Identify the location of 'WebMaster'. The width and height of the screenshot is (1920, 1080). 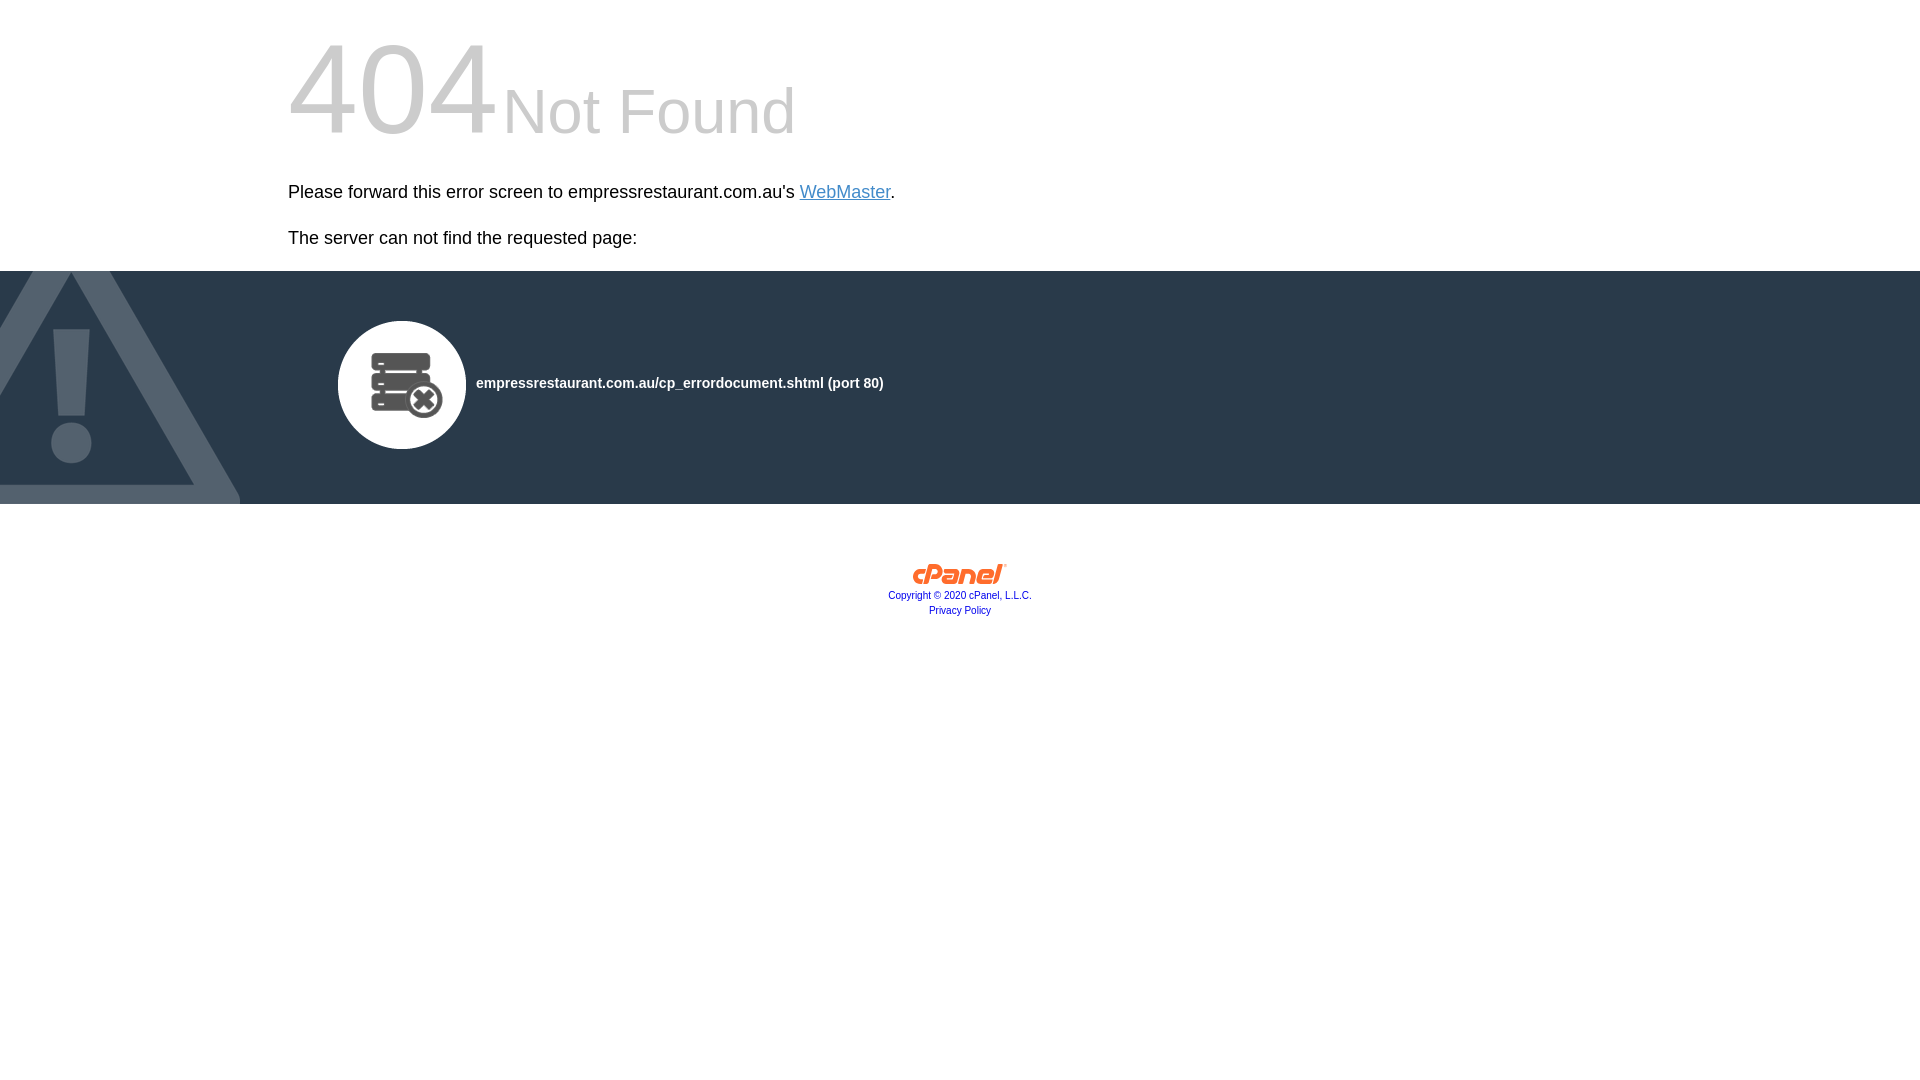
(845, 192).